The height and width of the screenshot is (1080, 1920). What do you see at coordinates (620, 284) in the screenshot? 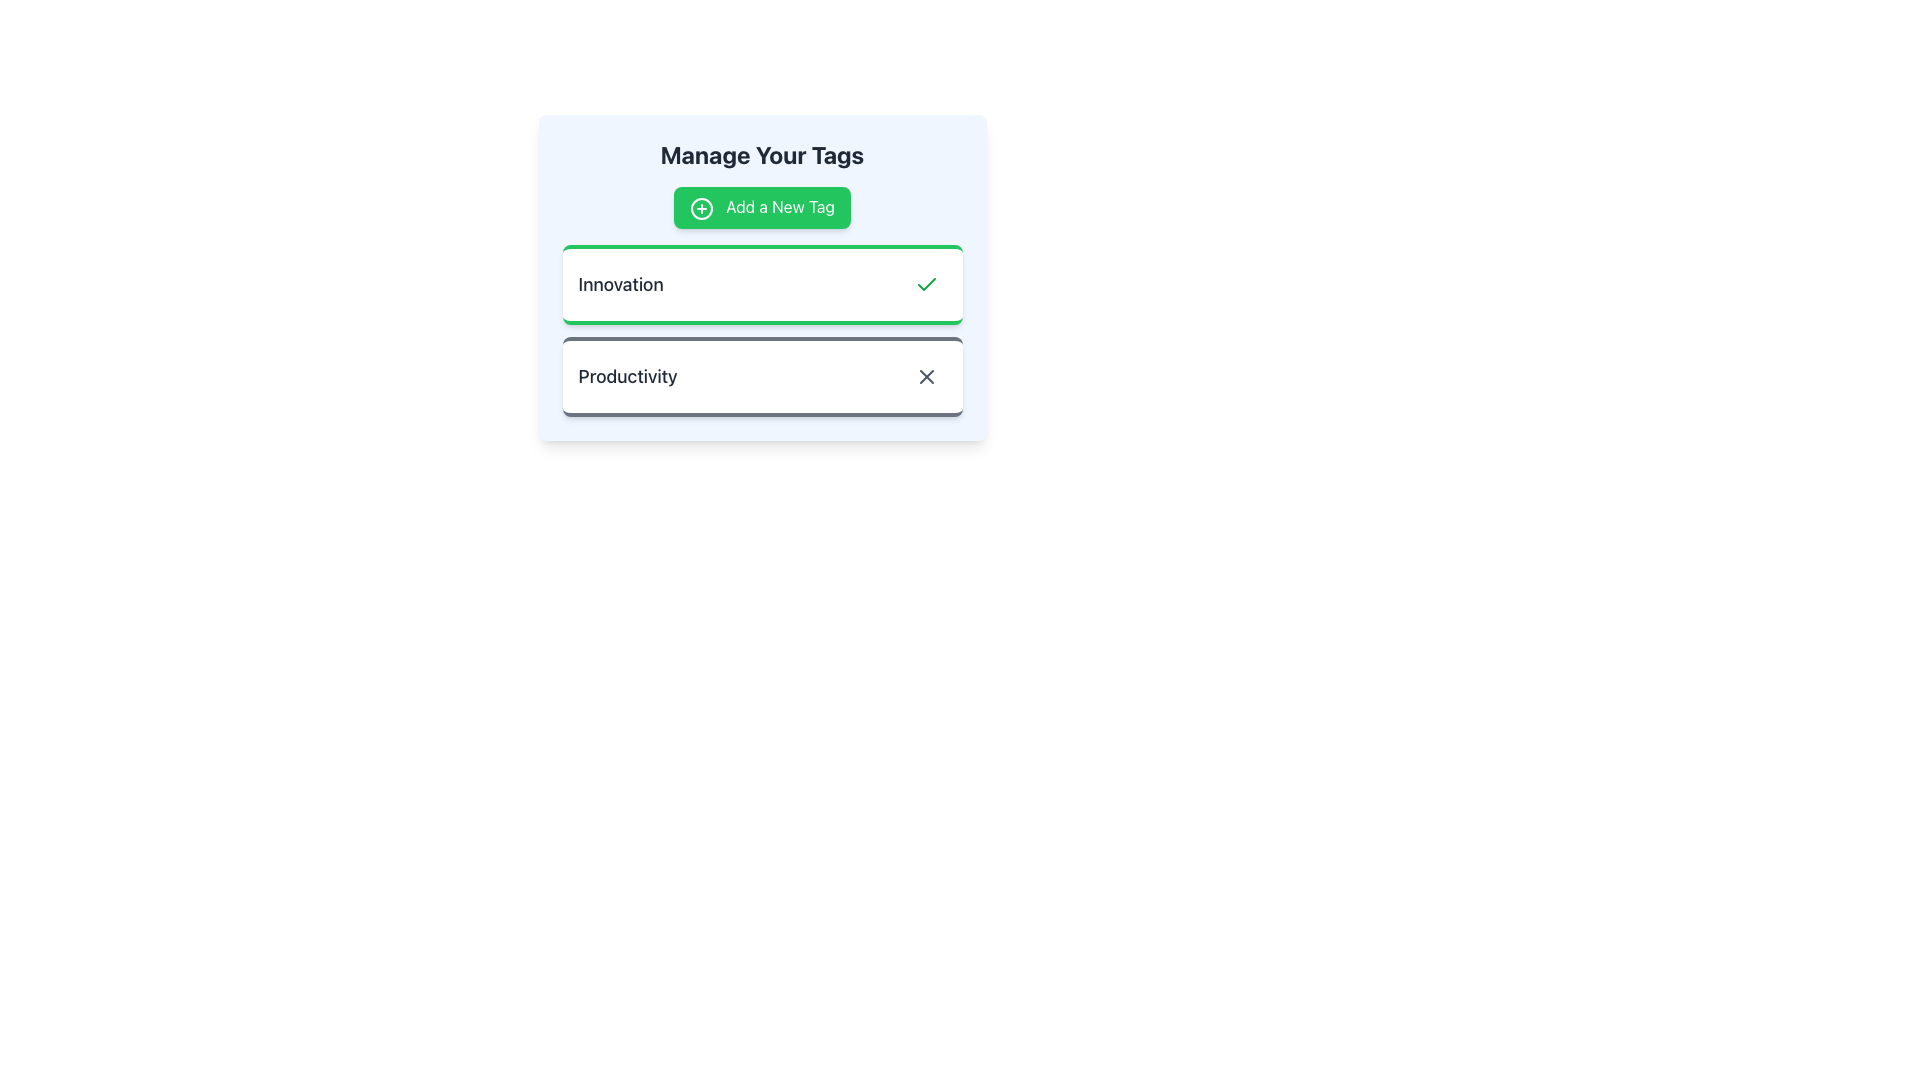
I see `the text label displaying the word 'Innovation' in bold font, located in the upper section of a white rounded rectangle with a green highlighted border` at bounding box center [620, 284].